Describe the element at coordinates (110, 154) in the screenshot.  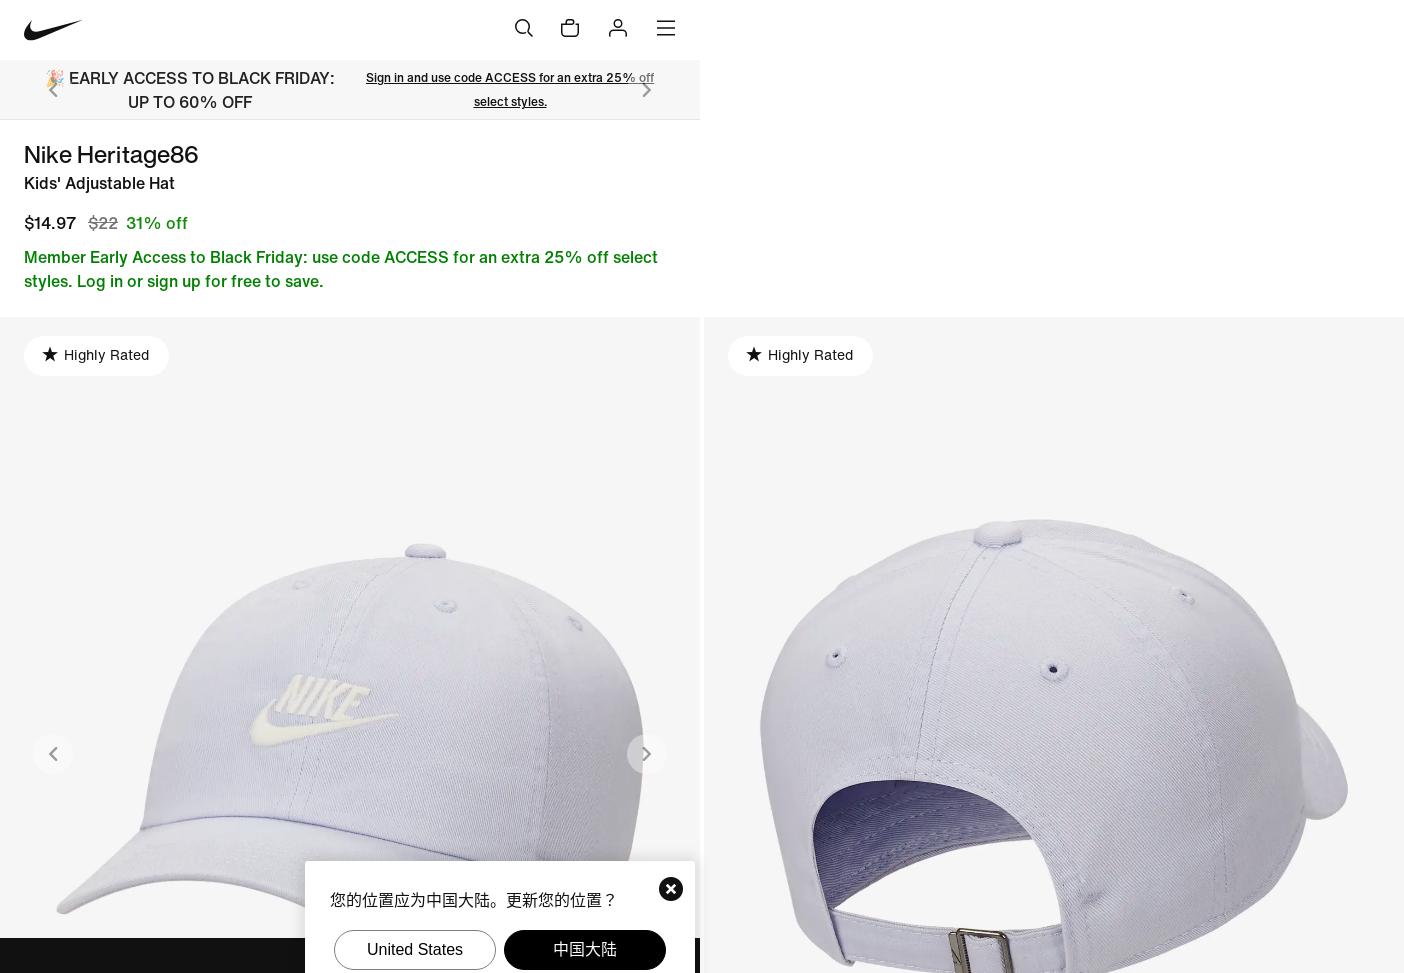
I see `'Nike Heritage86'` at that location.